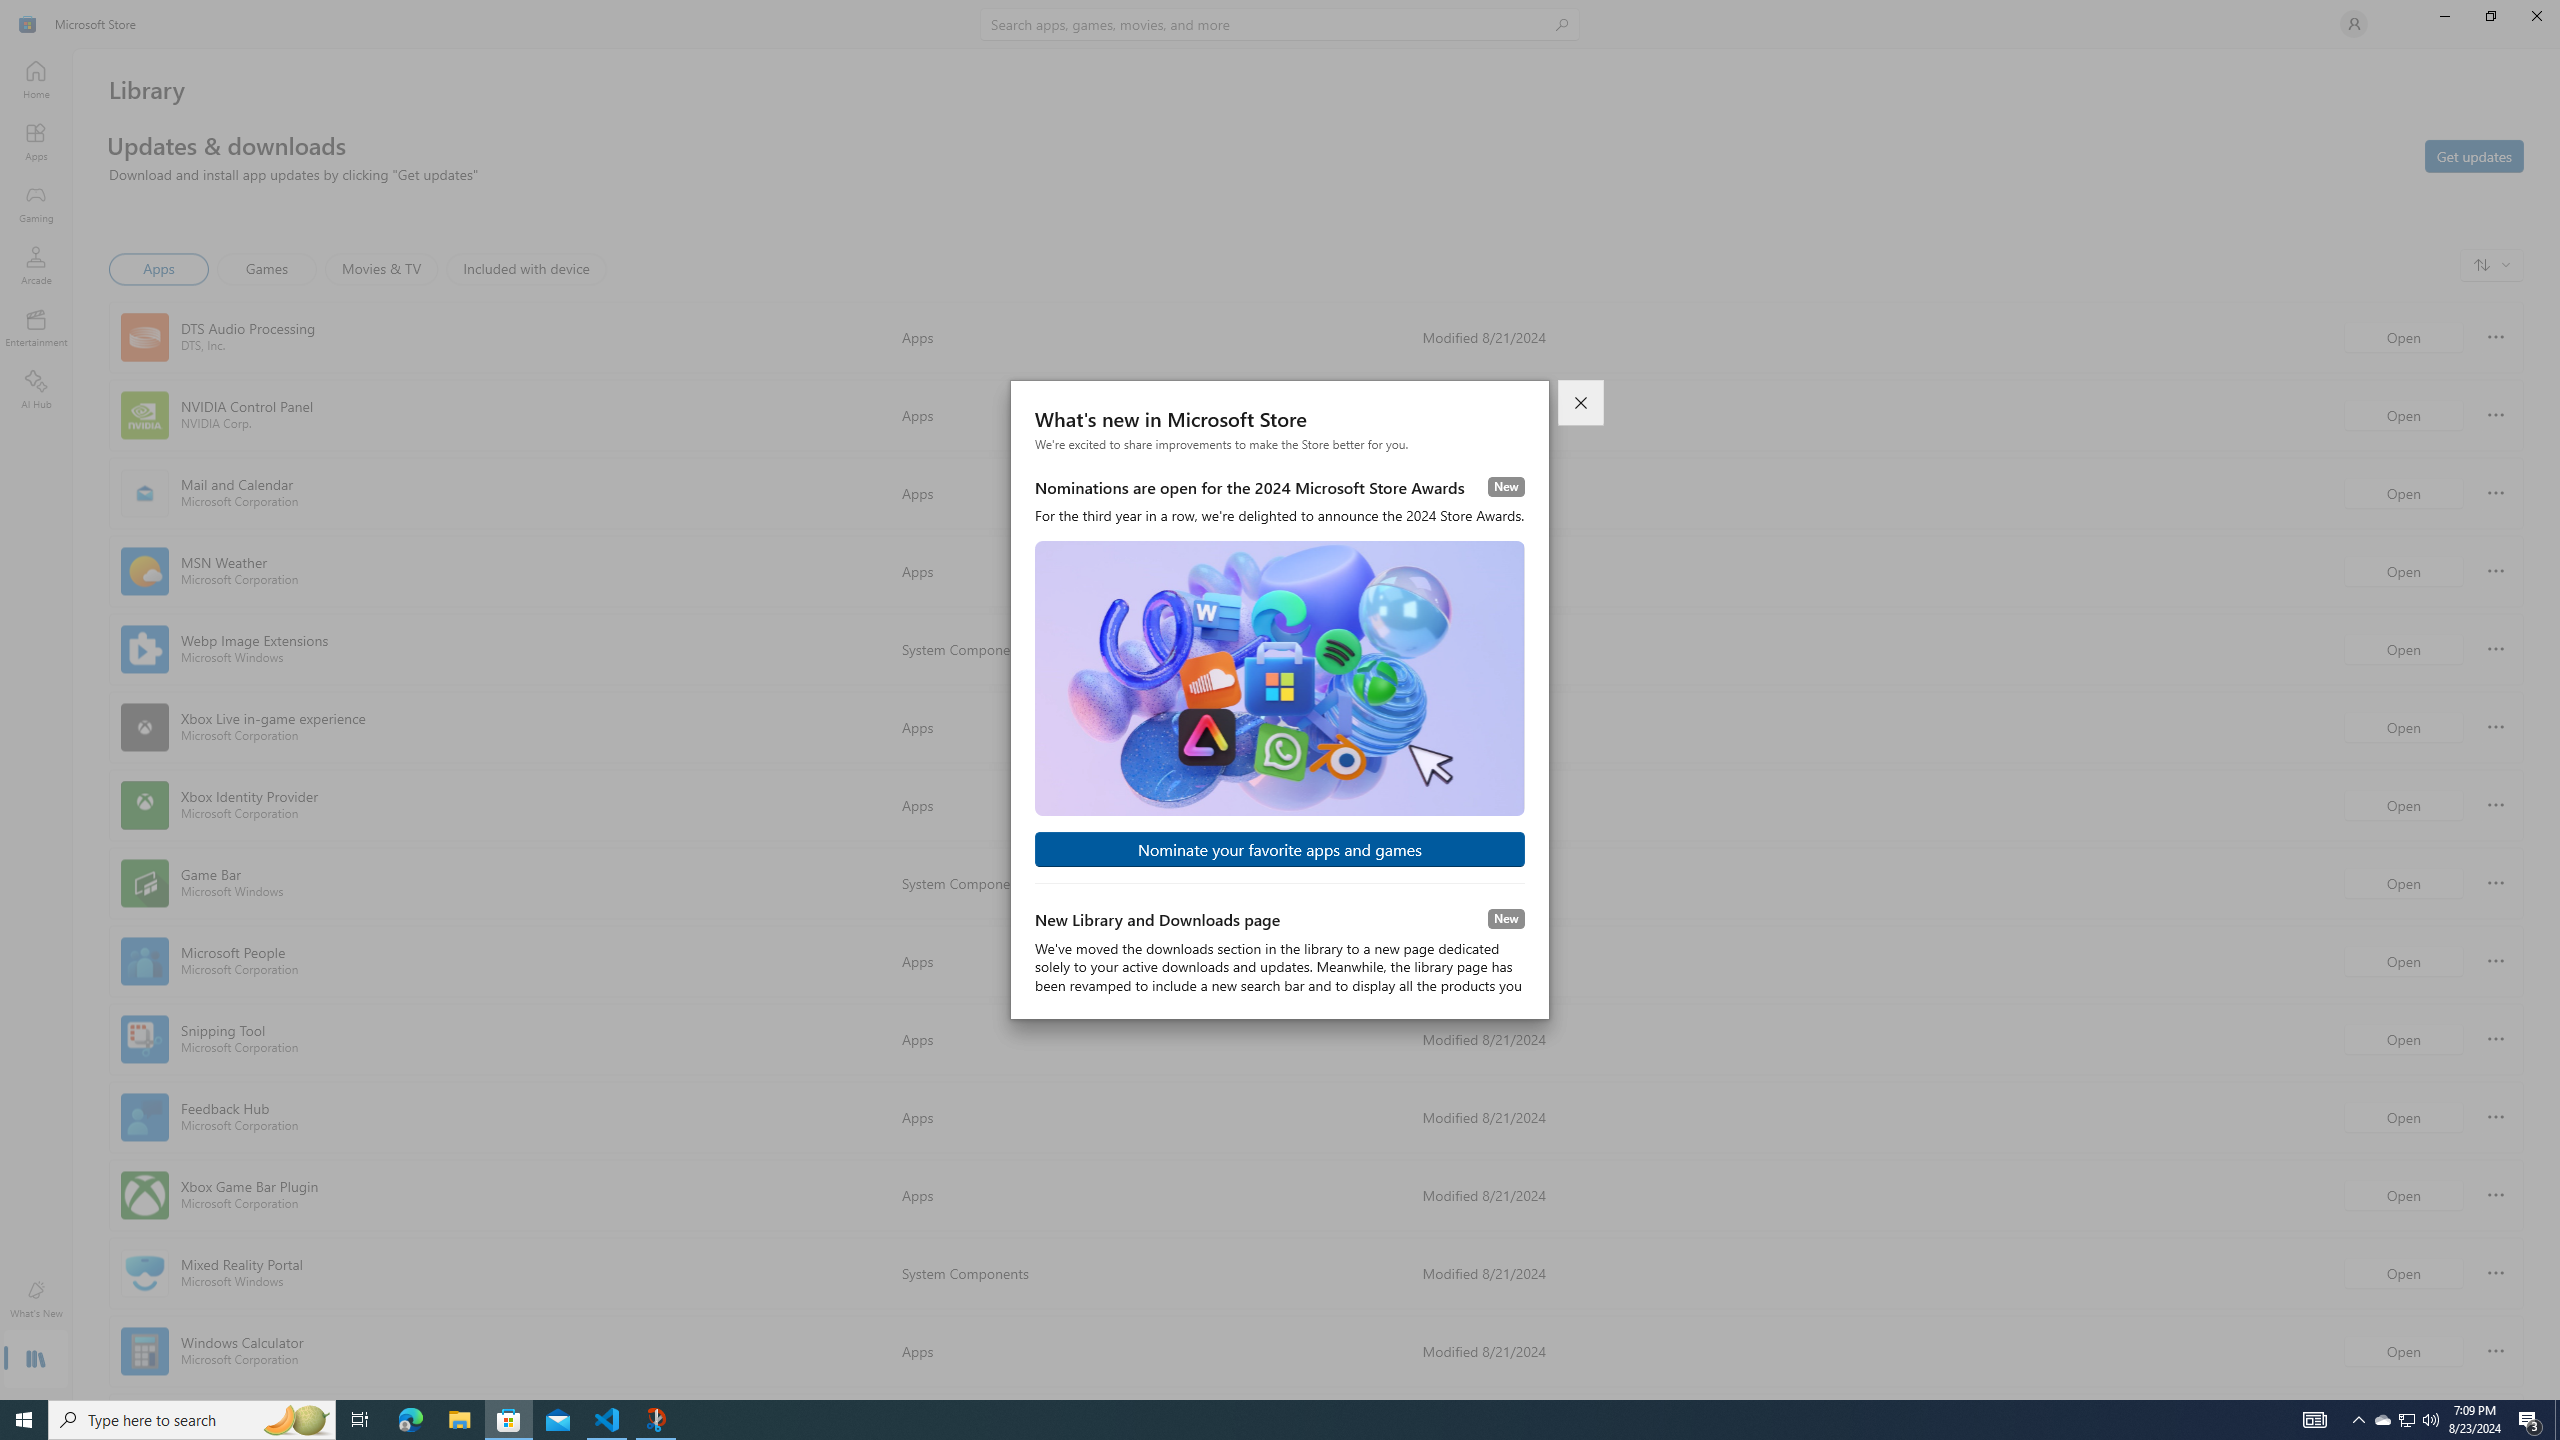 Image resolution: width=2560 pixels, height=1440 pixels. What do you see at coordinates (2352, 22) in the screenshot?
I see `'User profile'` at bounding box center [2352, 22].